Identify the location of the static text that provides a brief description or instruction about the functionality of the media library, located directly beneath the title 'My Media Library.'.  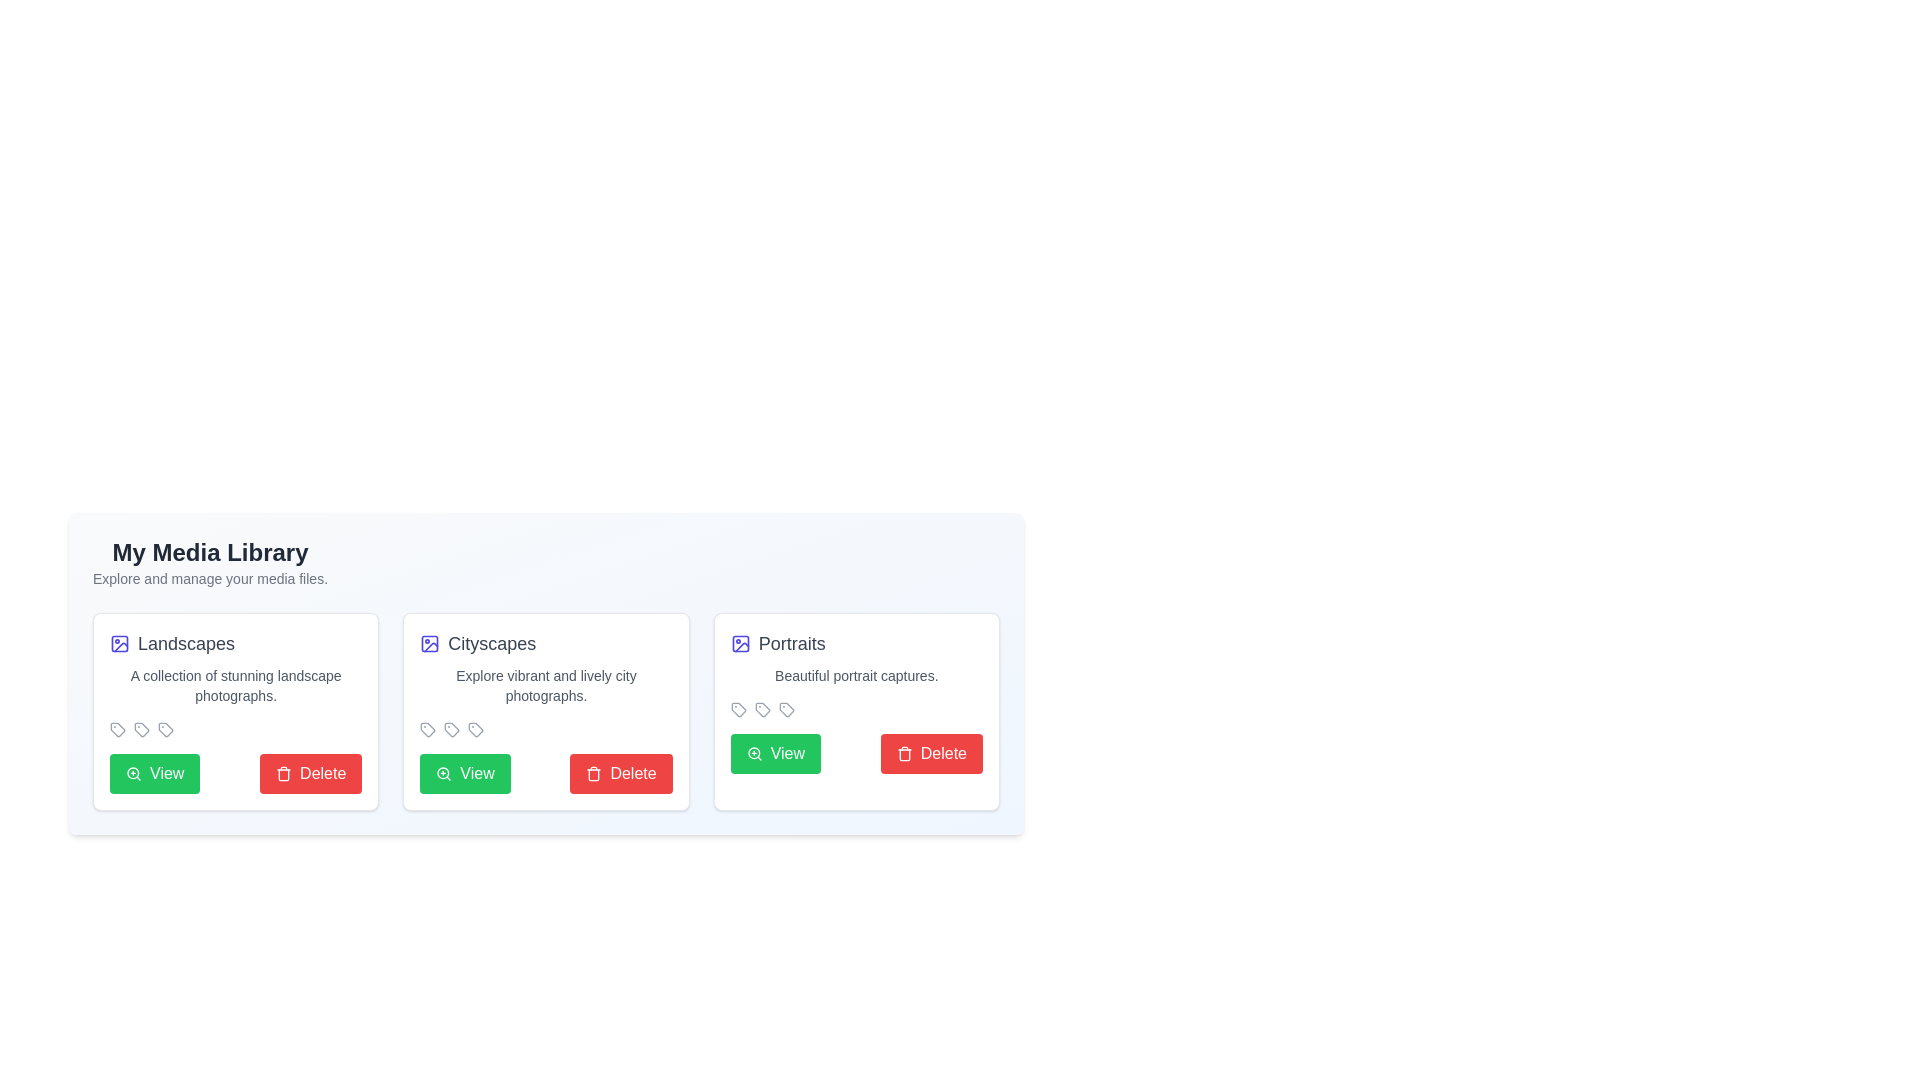
(210, 578).